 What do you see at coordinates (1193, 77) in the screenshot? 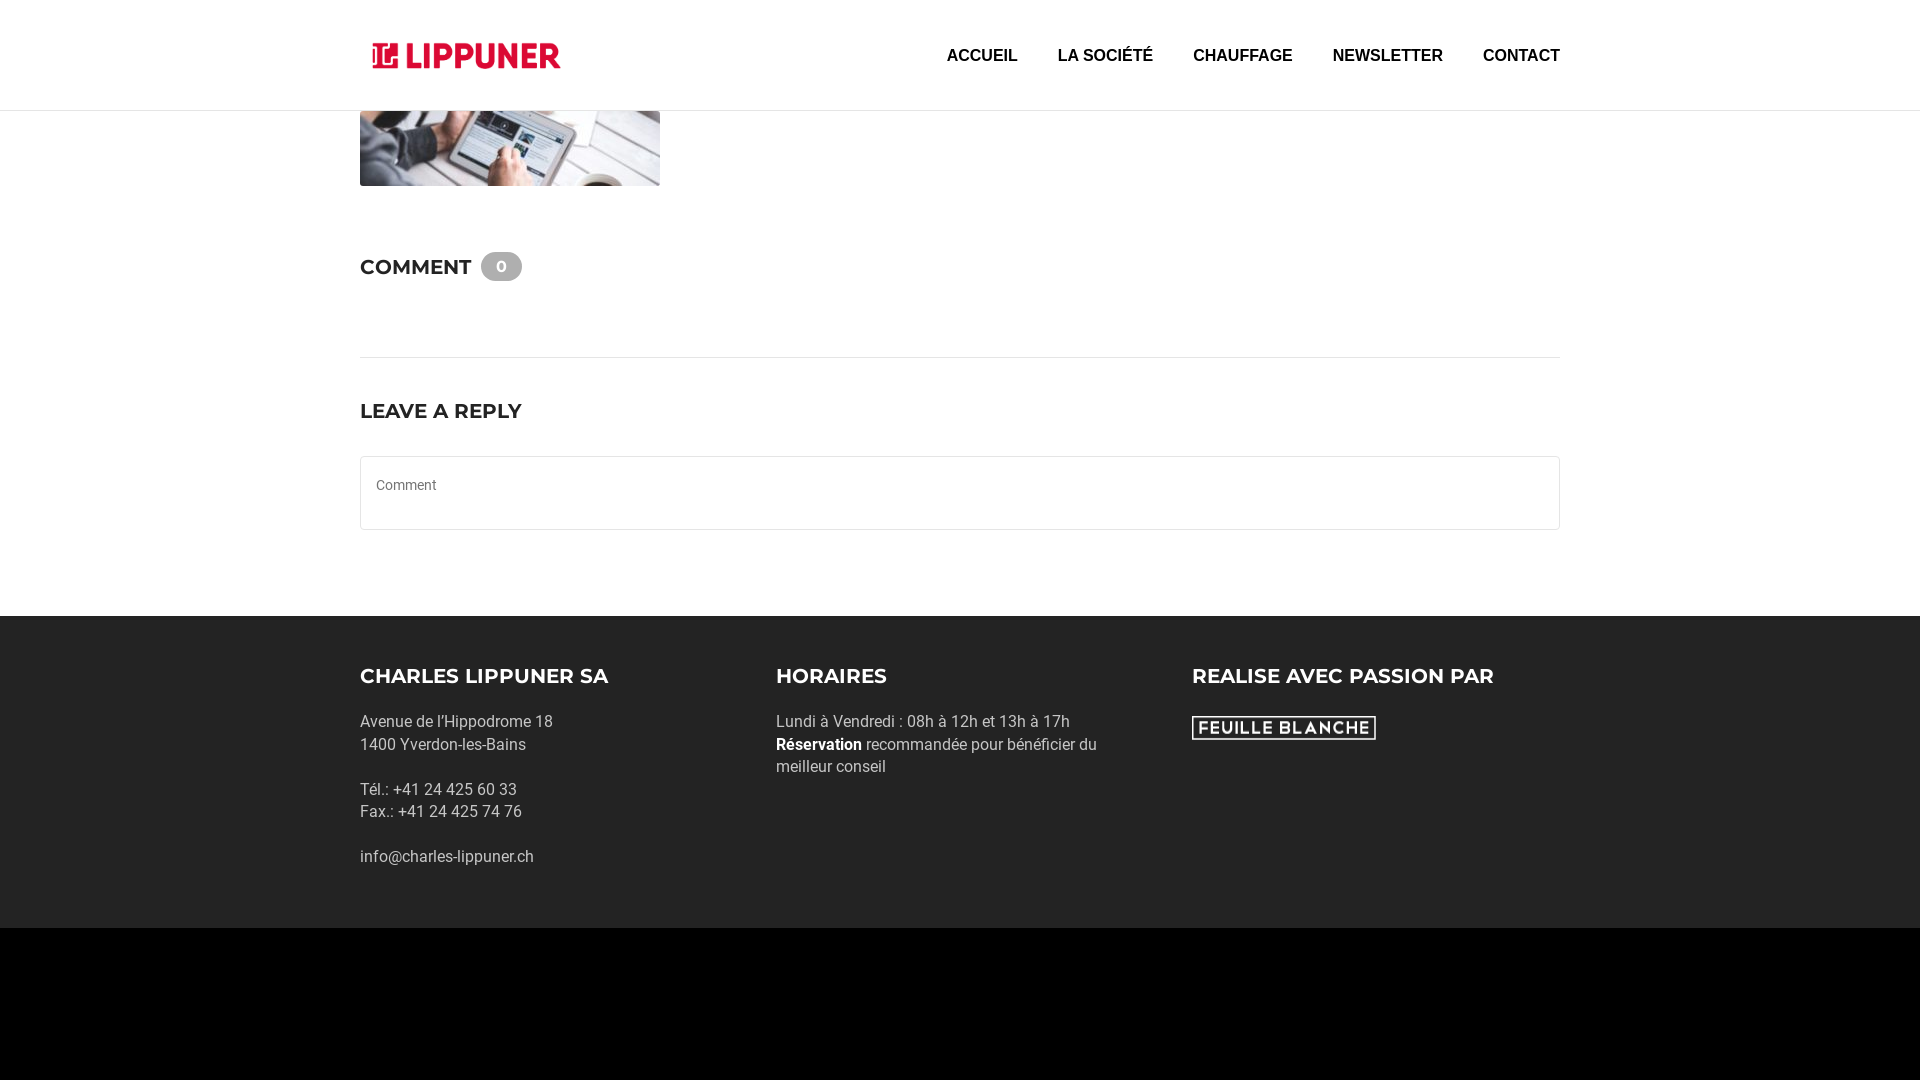
I see `'CHAUFFAGE'` at bounding box center [1193, 77].